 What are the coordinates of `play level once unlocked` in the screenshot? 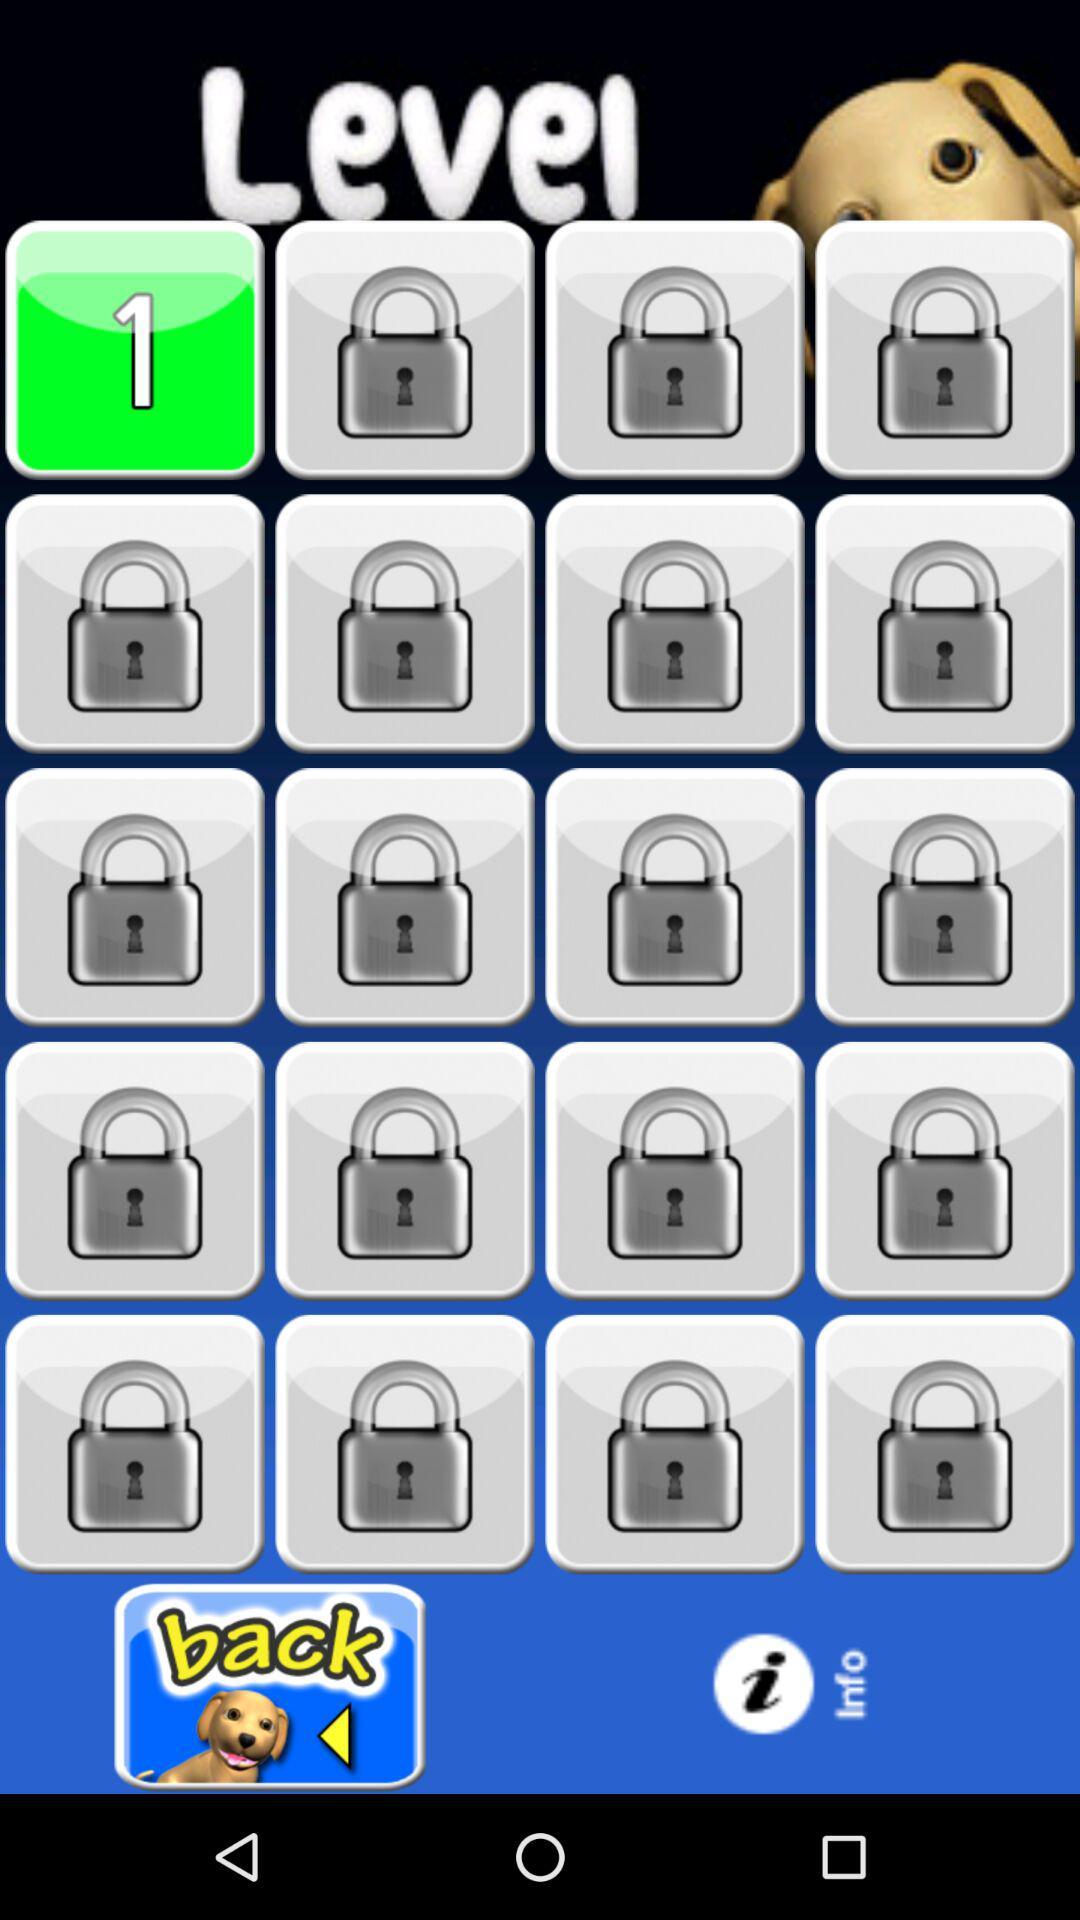 It's located at (945, 623).